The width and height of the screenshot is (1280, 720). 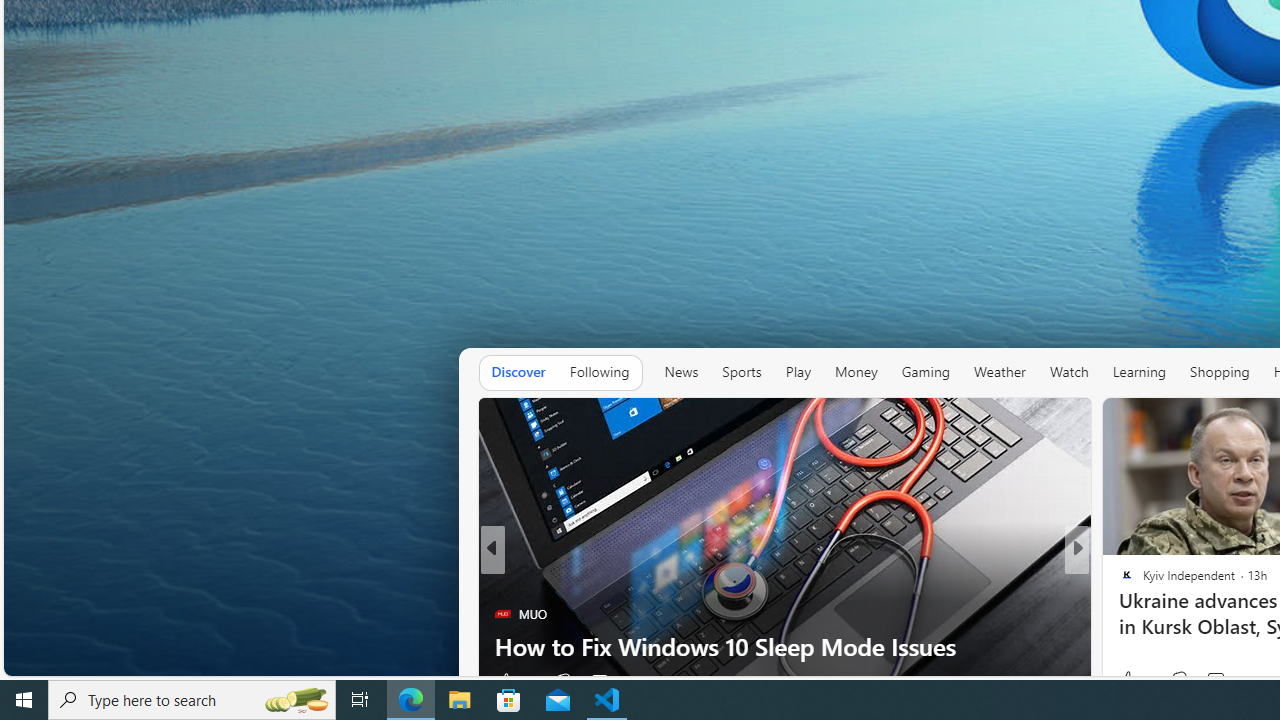 I want to click on 'View comments 31 Comment', so click(x=1223, y=680).